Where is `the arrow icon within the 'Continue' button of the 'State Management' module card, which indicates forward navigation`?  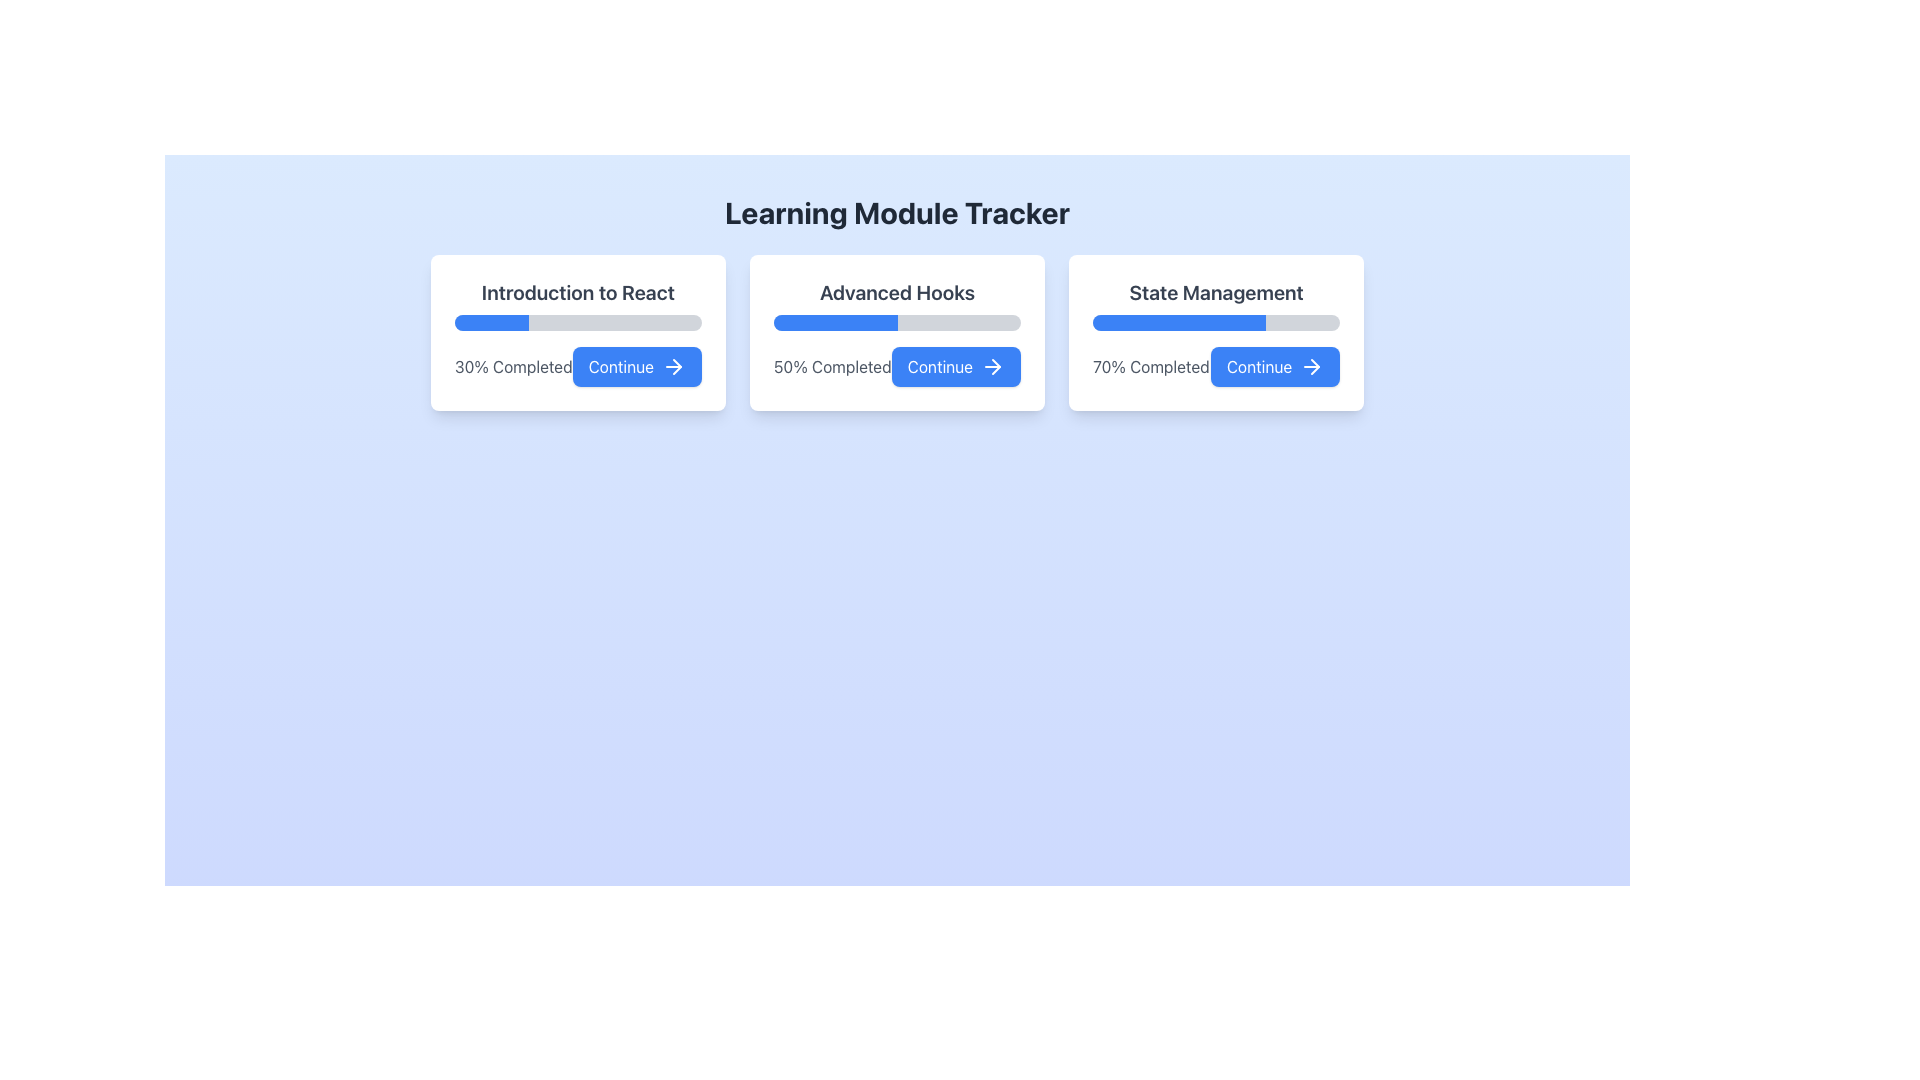
the arrow icon within the 'Continue' button of the 'State Management' module card, which indicates forward navigation is located at coordinates (1315, 366).